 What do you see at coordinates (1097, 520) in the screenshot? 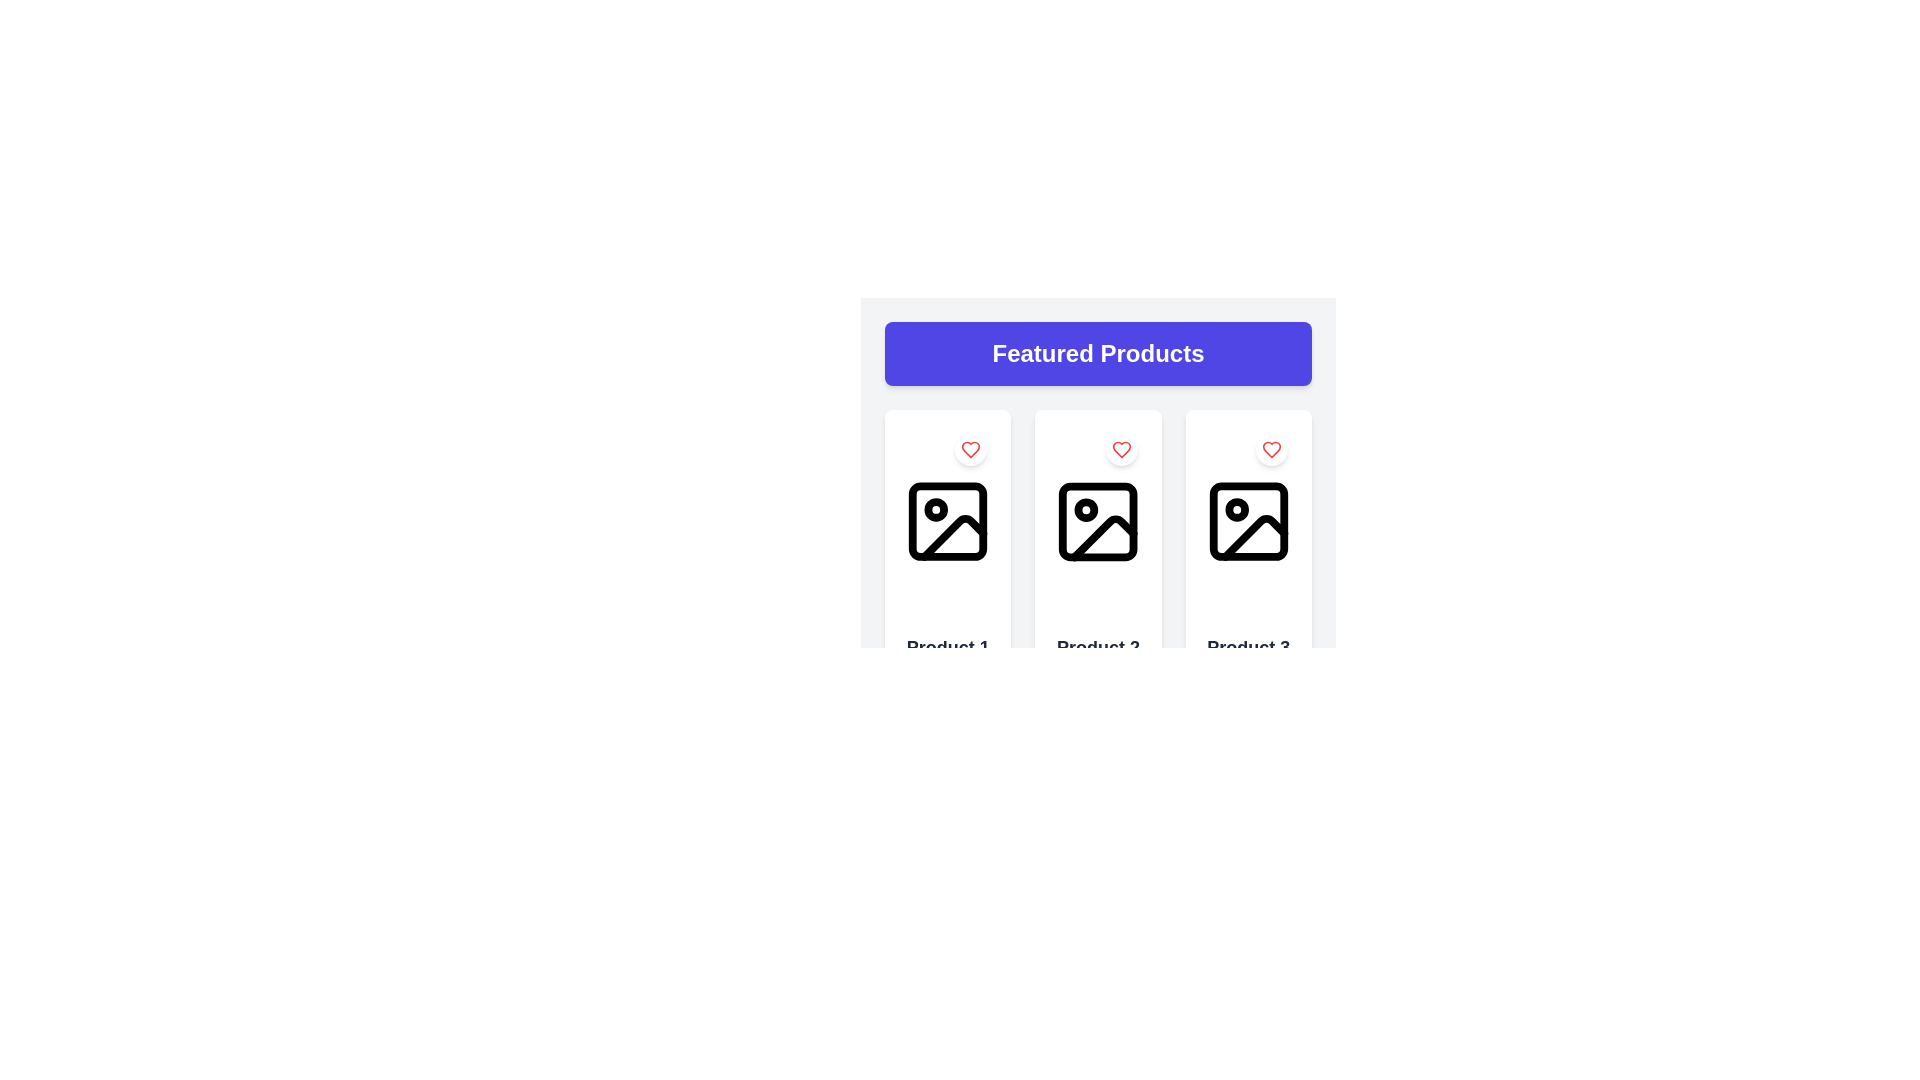
I see `the image placeholder located in the second product card of the 'Featured Products' section, positioned centrally within its card group, just beneath the heart-shaped icon` at bounding box center [1097, 520].